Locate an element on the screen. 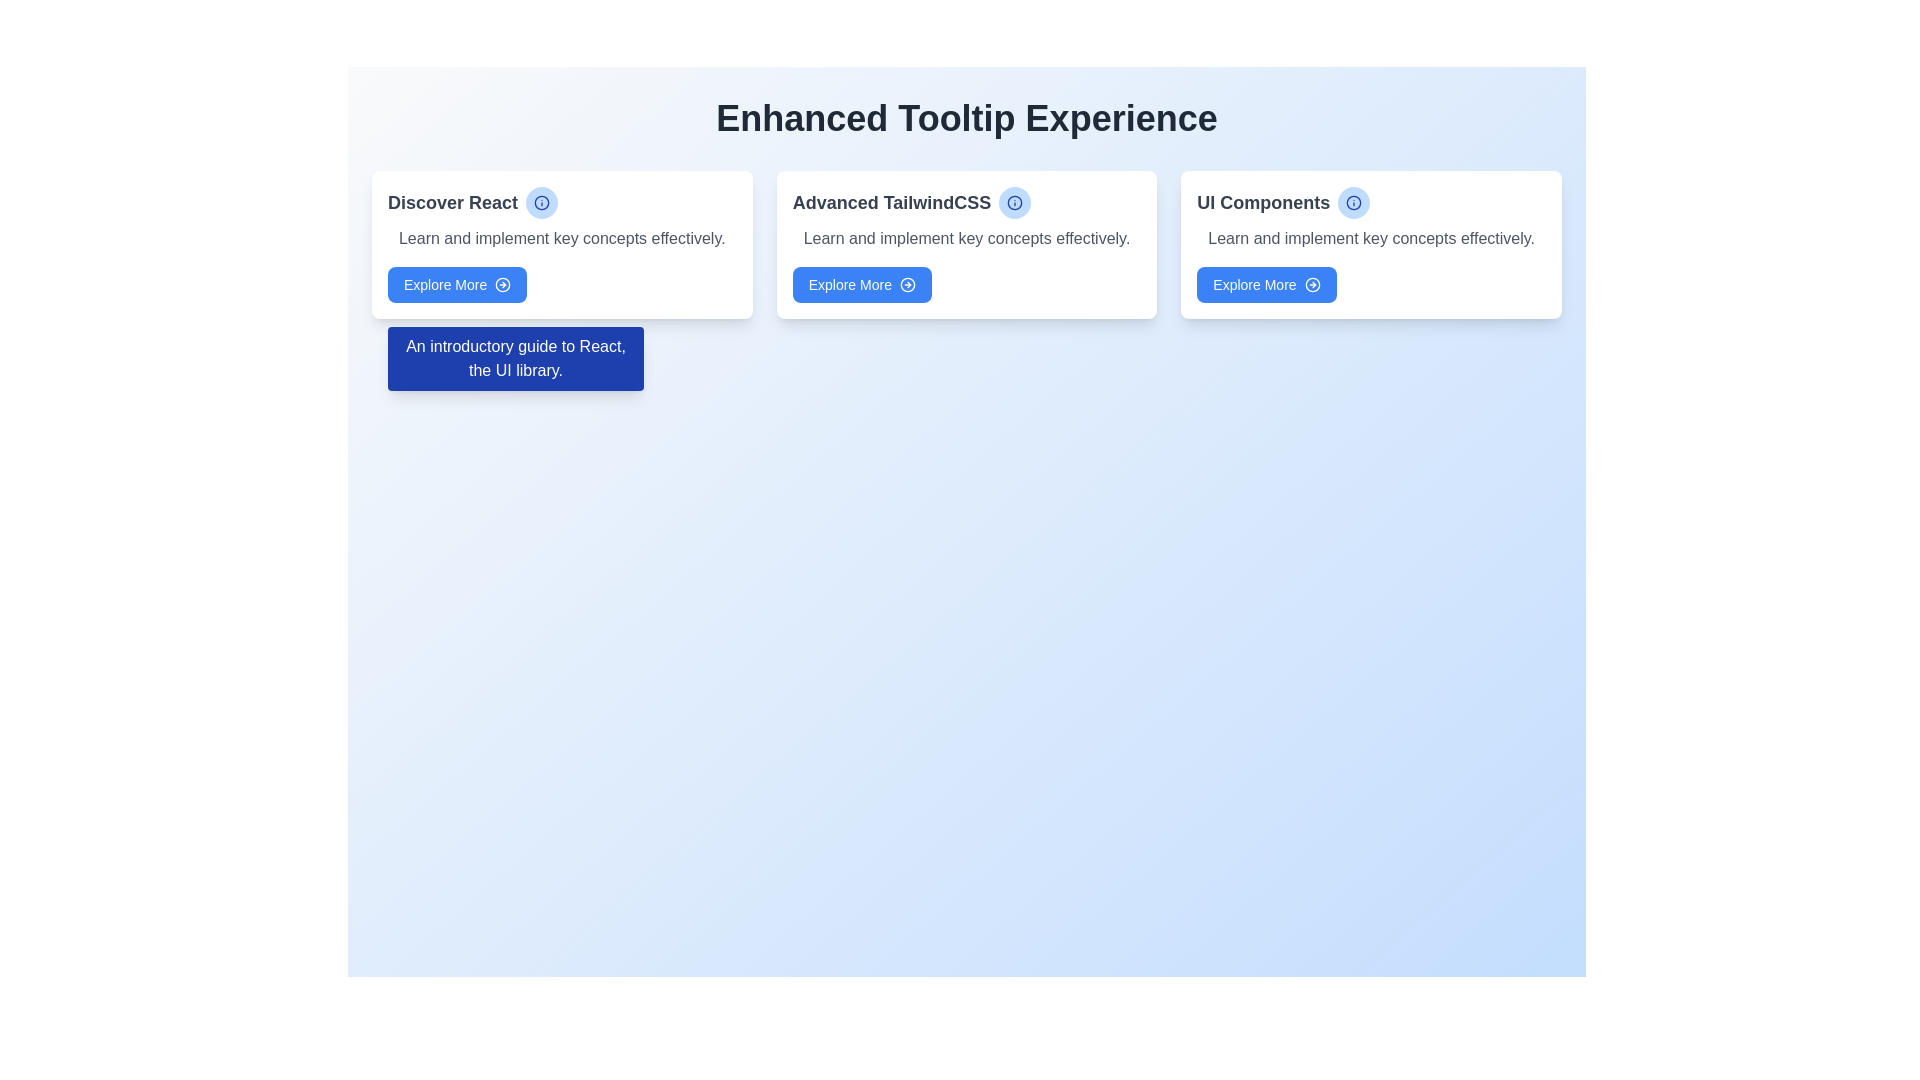 The image size is (1920, 1080). the informational icon located in the top right corner of the Discover React card near the card title is located at coordinates (542, 203).